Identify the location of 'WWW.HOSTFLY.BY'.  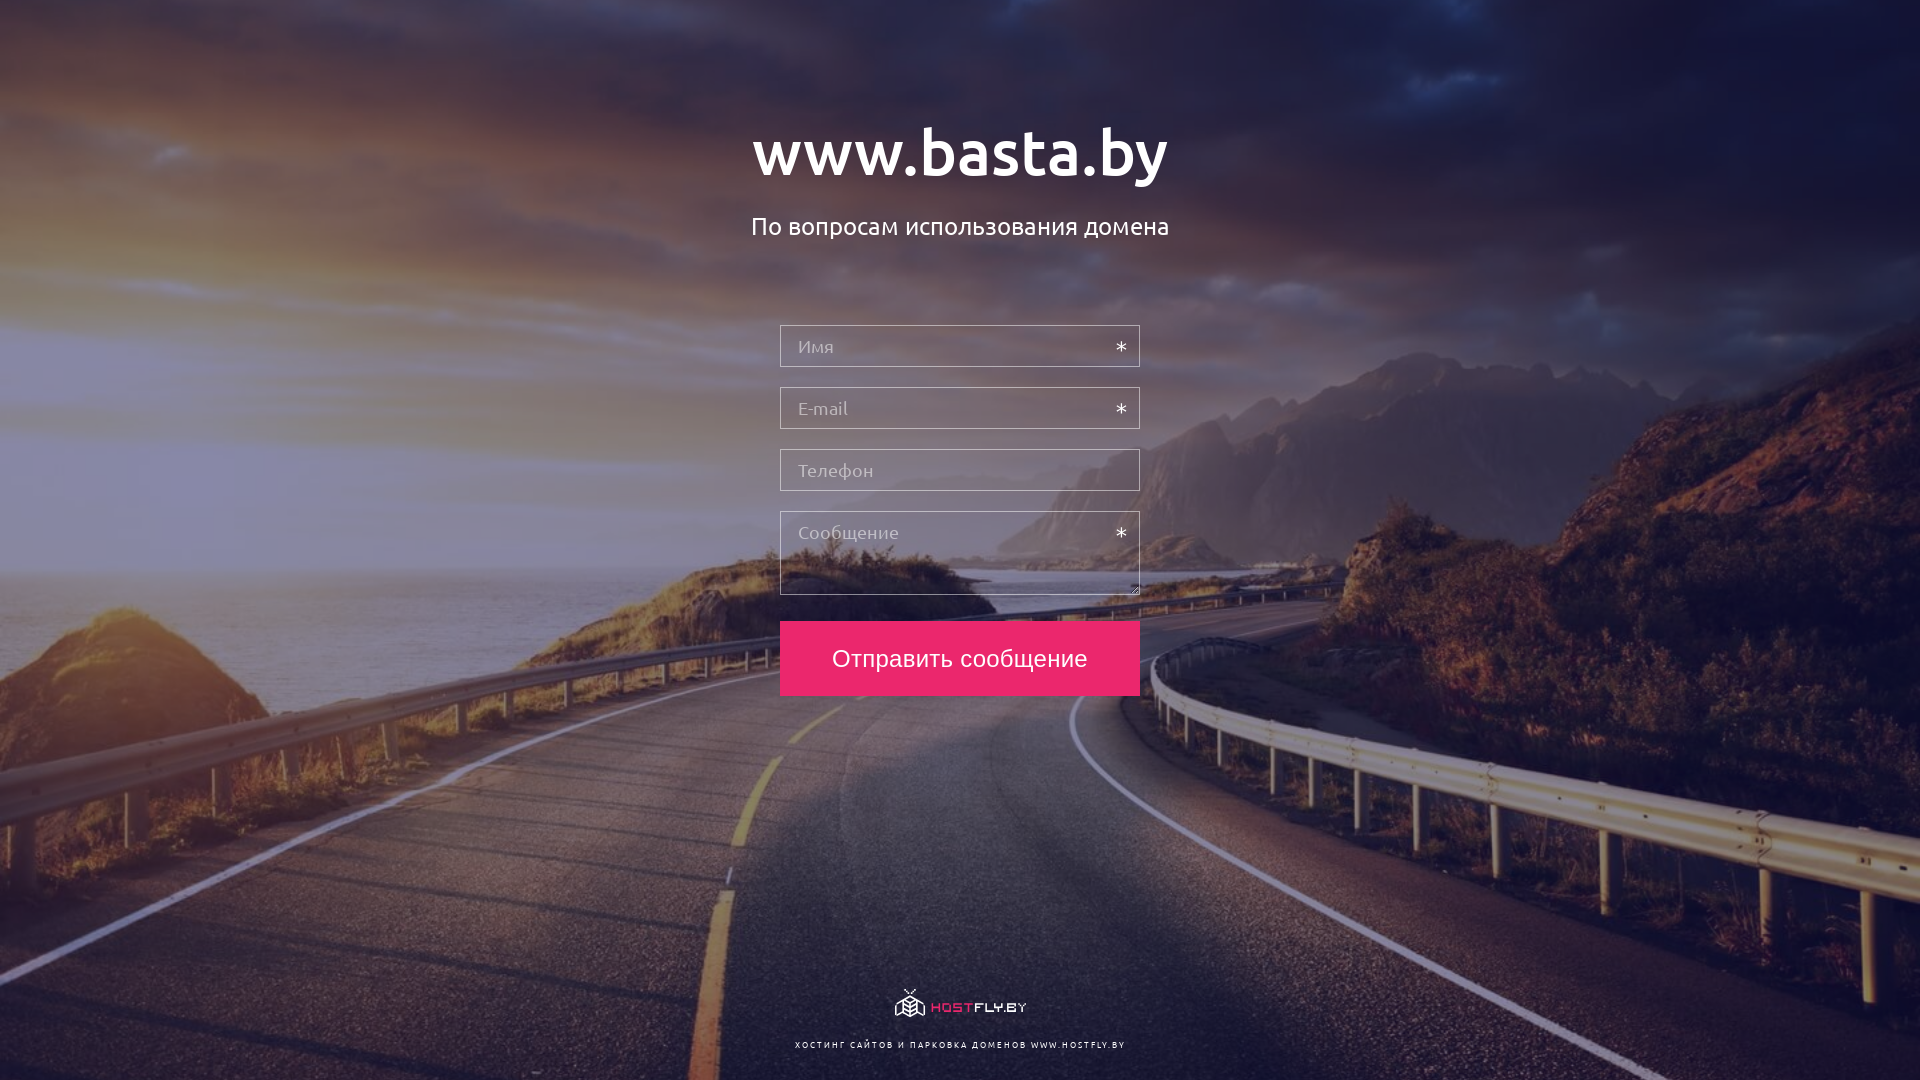
(1076, 1043).